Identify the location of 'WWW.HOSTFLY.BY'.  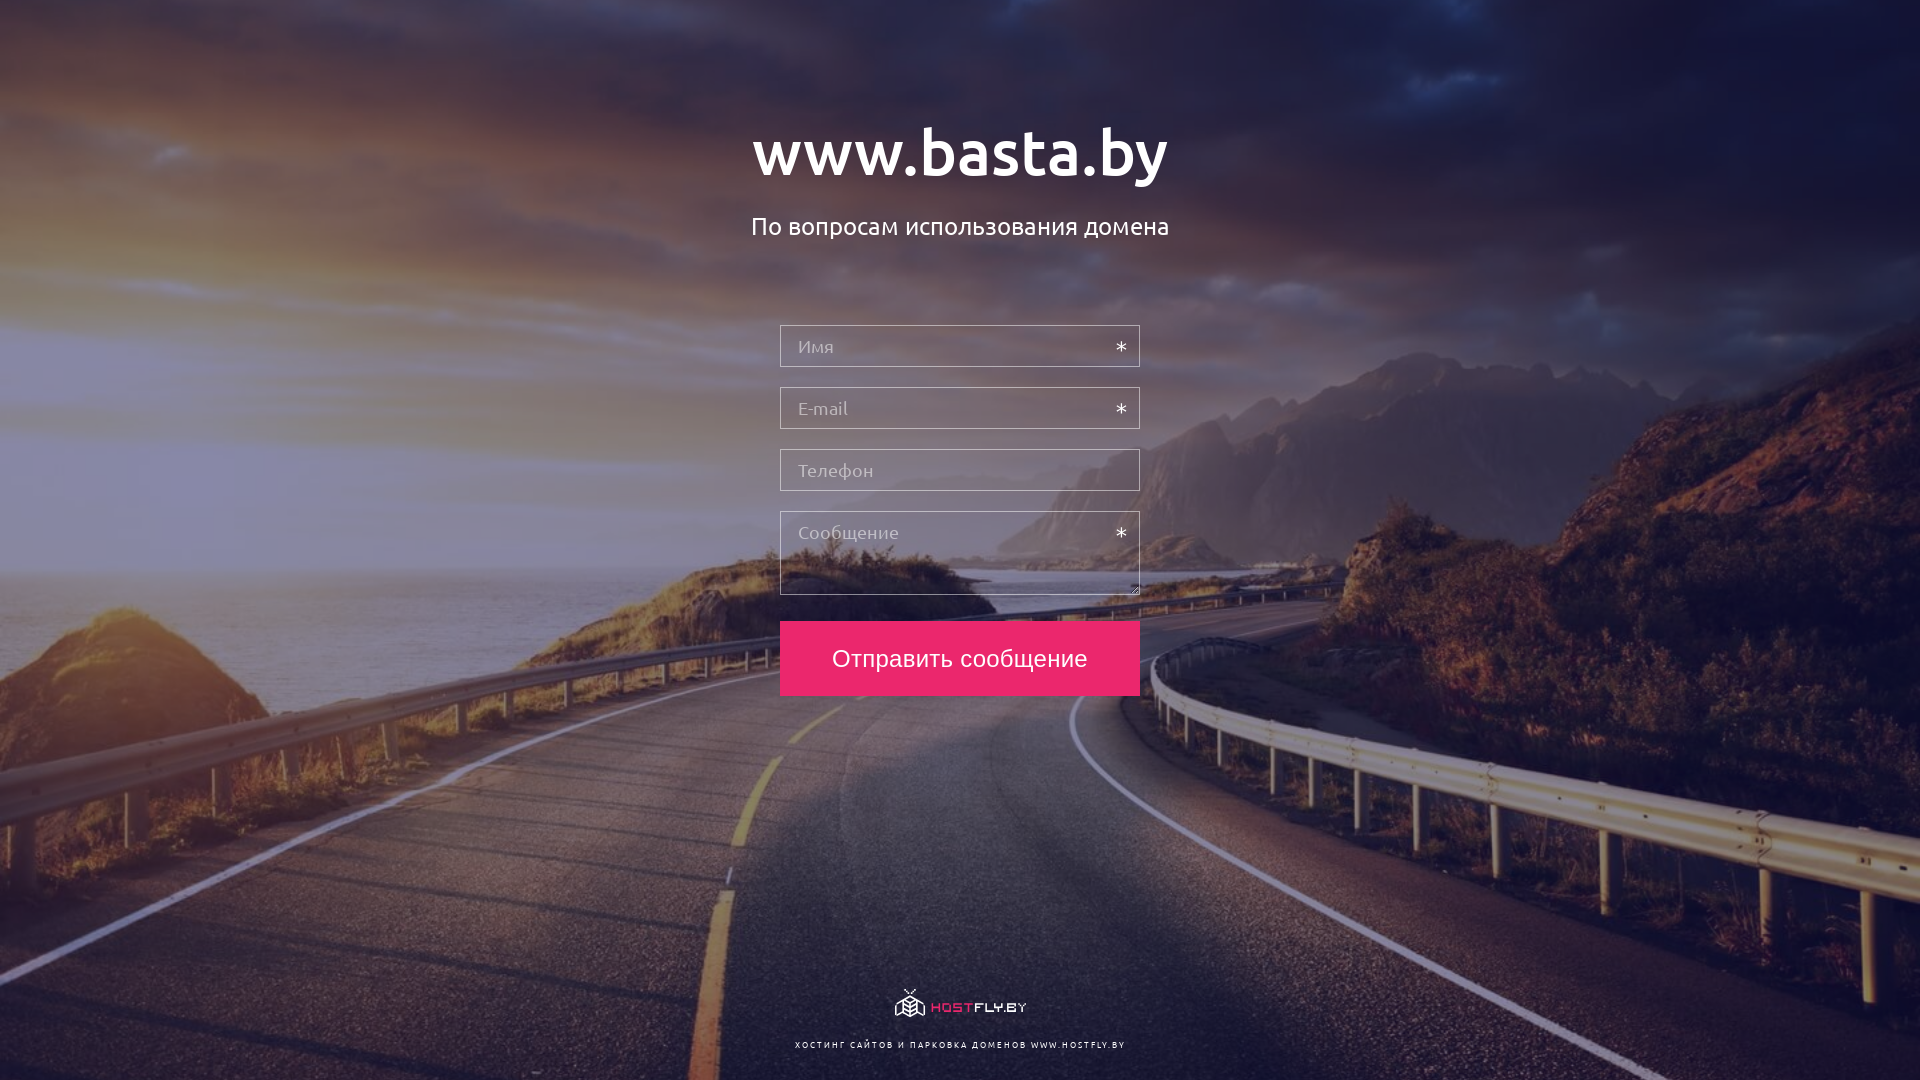
(1076, 1043).